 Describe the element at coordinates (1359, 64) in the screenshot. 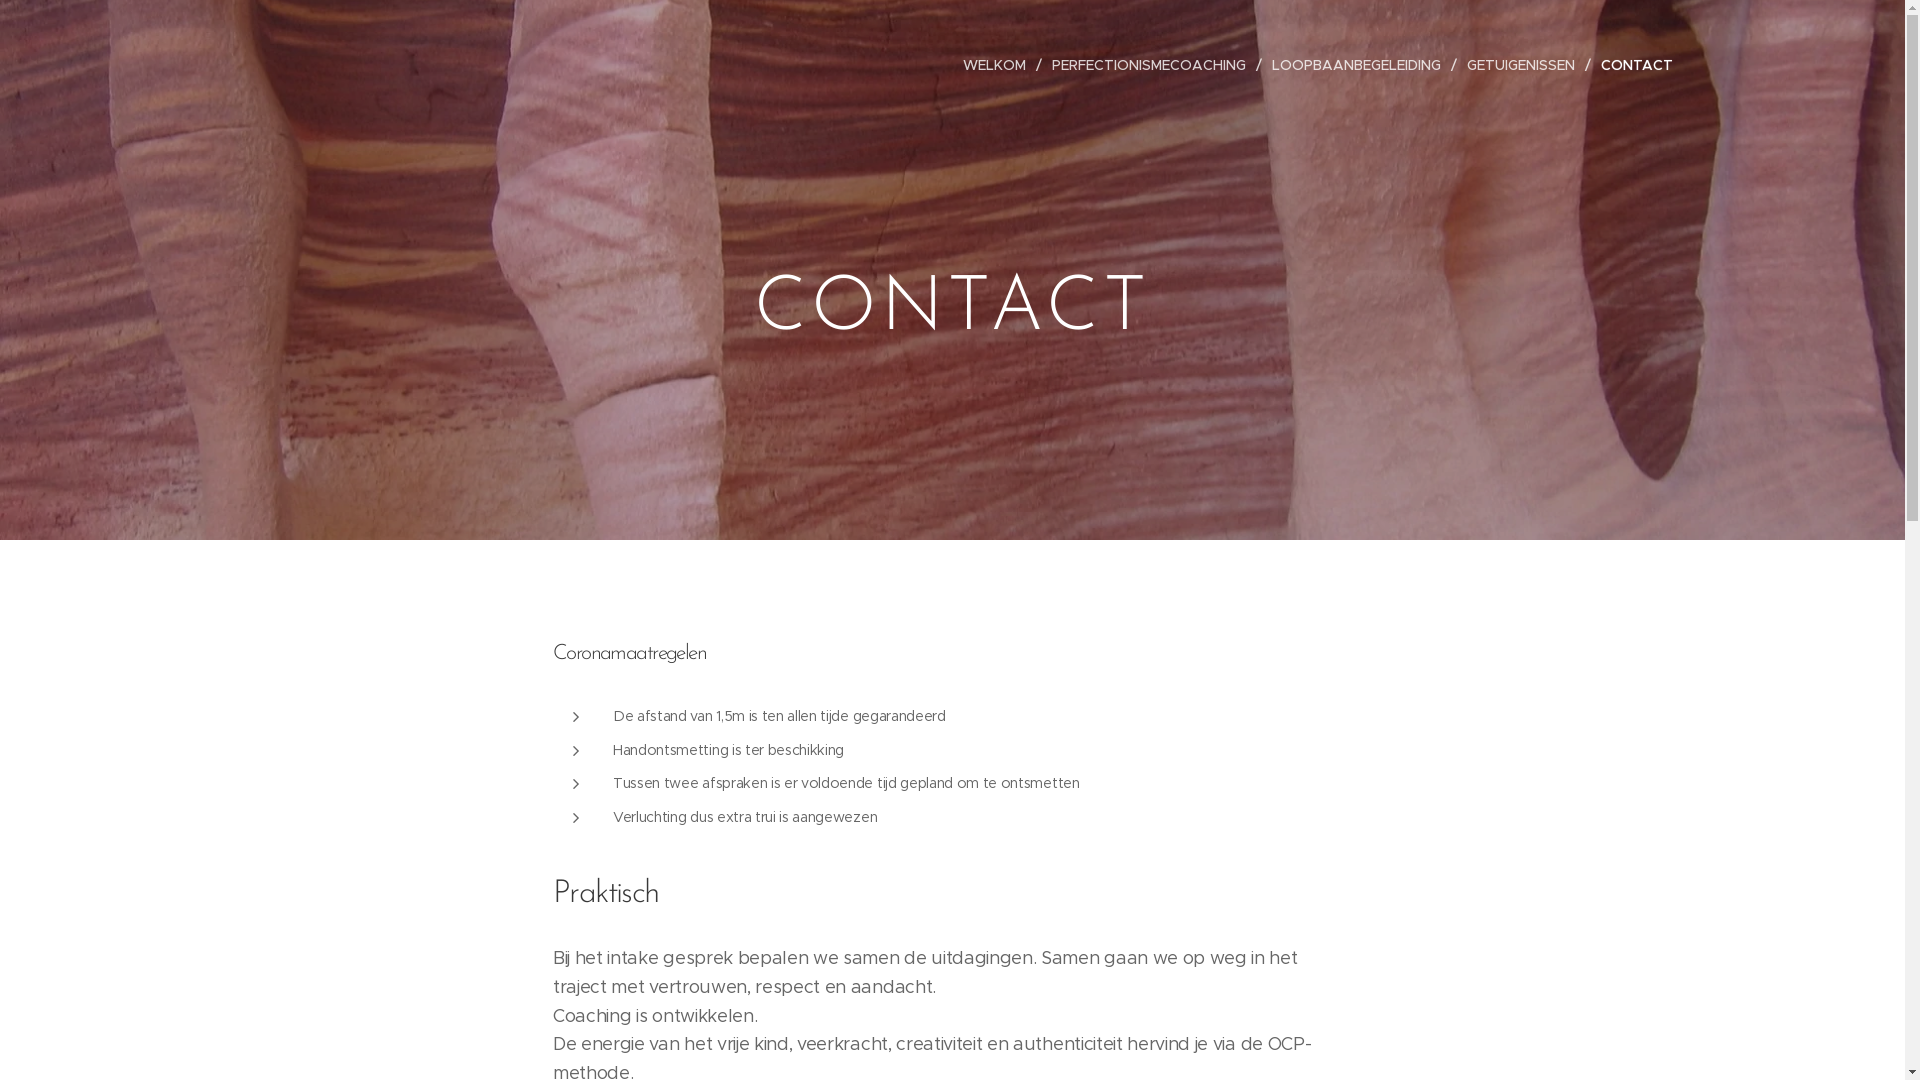

I see `'LOOPBAANBEGELEIDING'` at that location.